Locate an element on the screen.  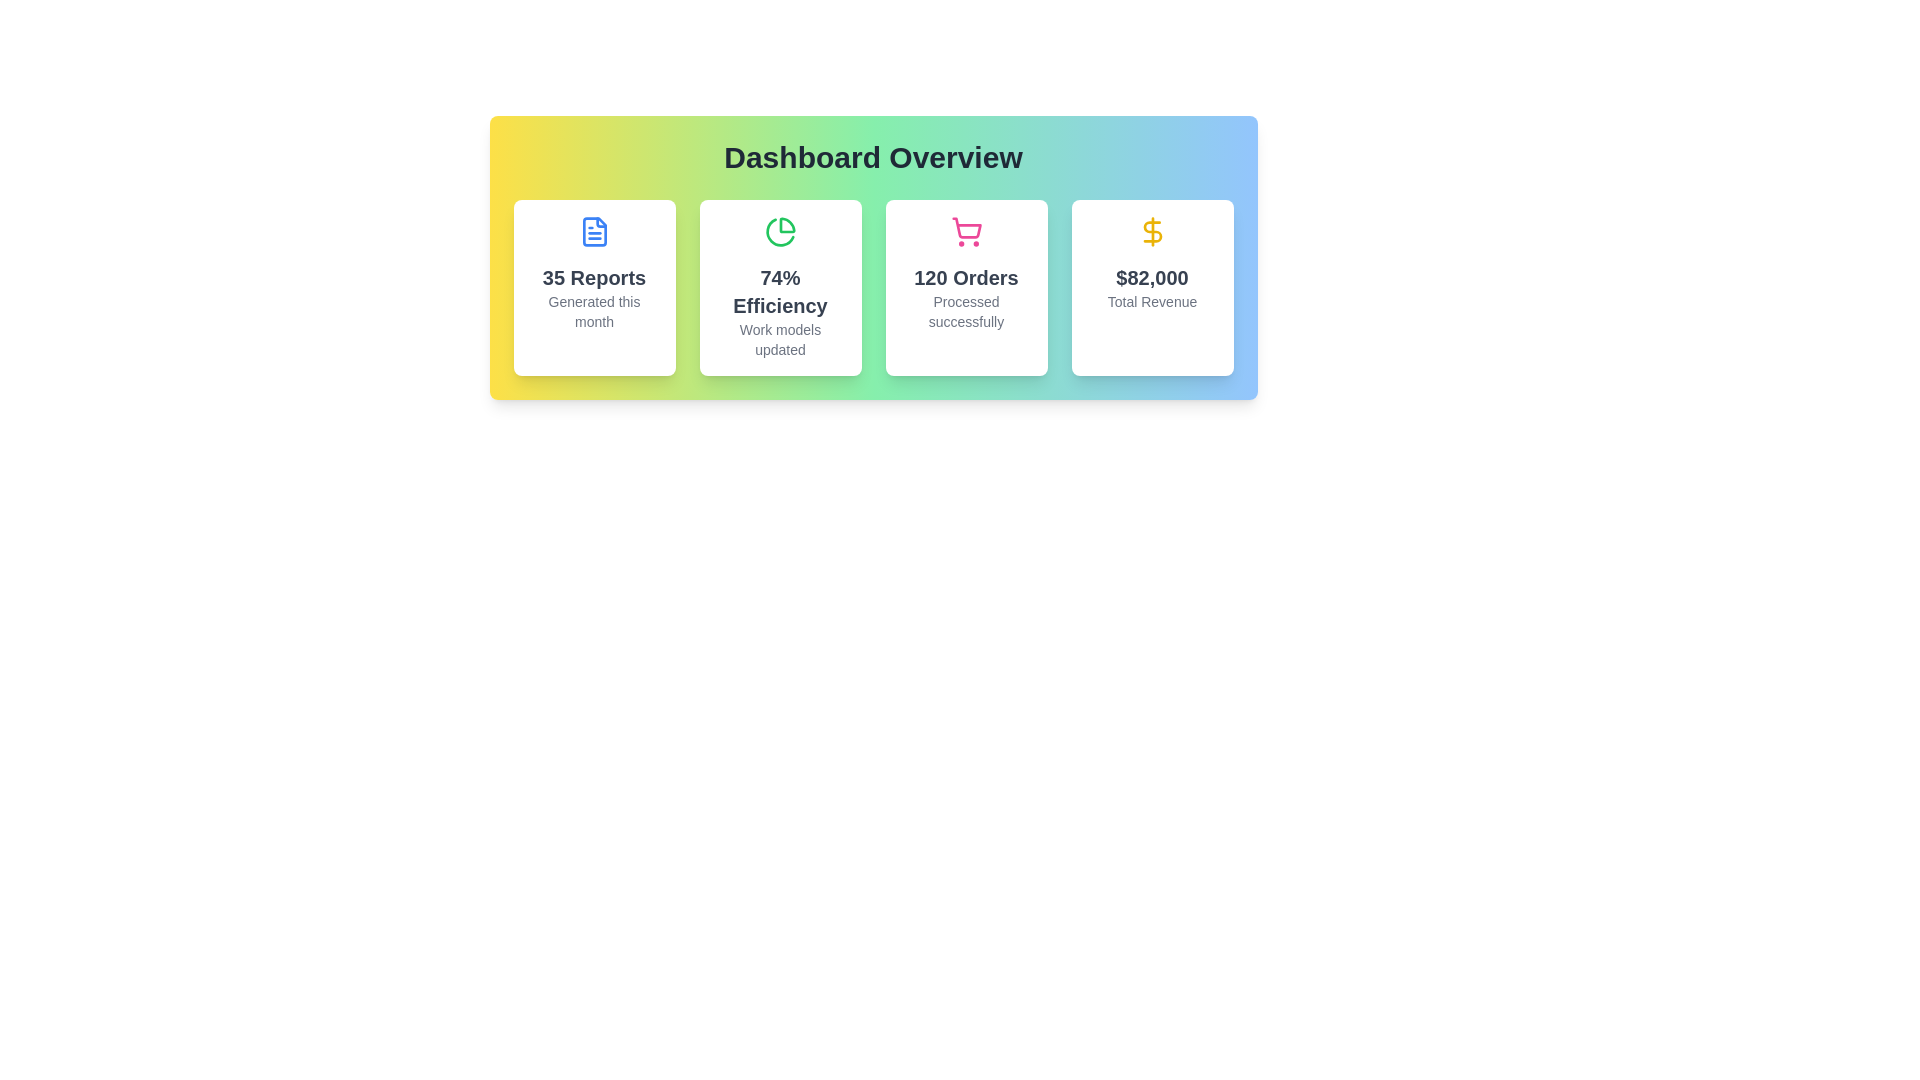
the pie chart icon representing the efficiency statistics of 74% located at the top of the second card in a horizontal row of four cards is located at coordinates (779, 230).